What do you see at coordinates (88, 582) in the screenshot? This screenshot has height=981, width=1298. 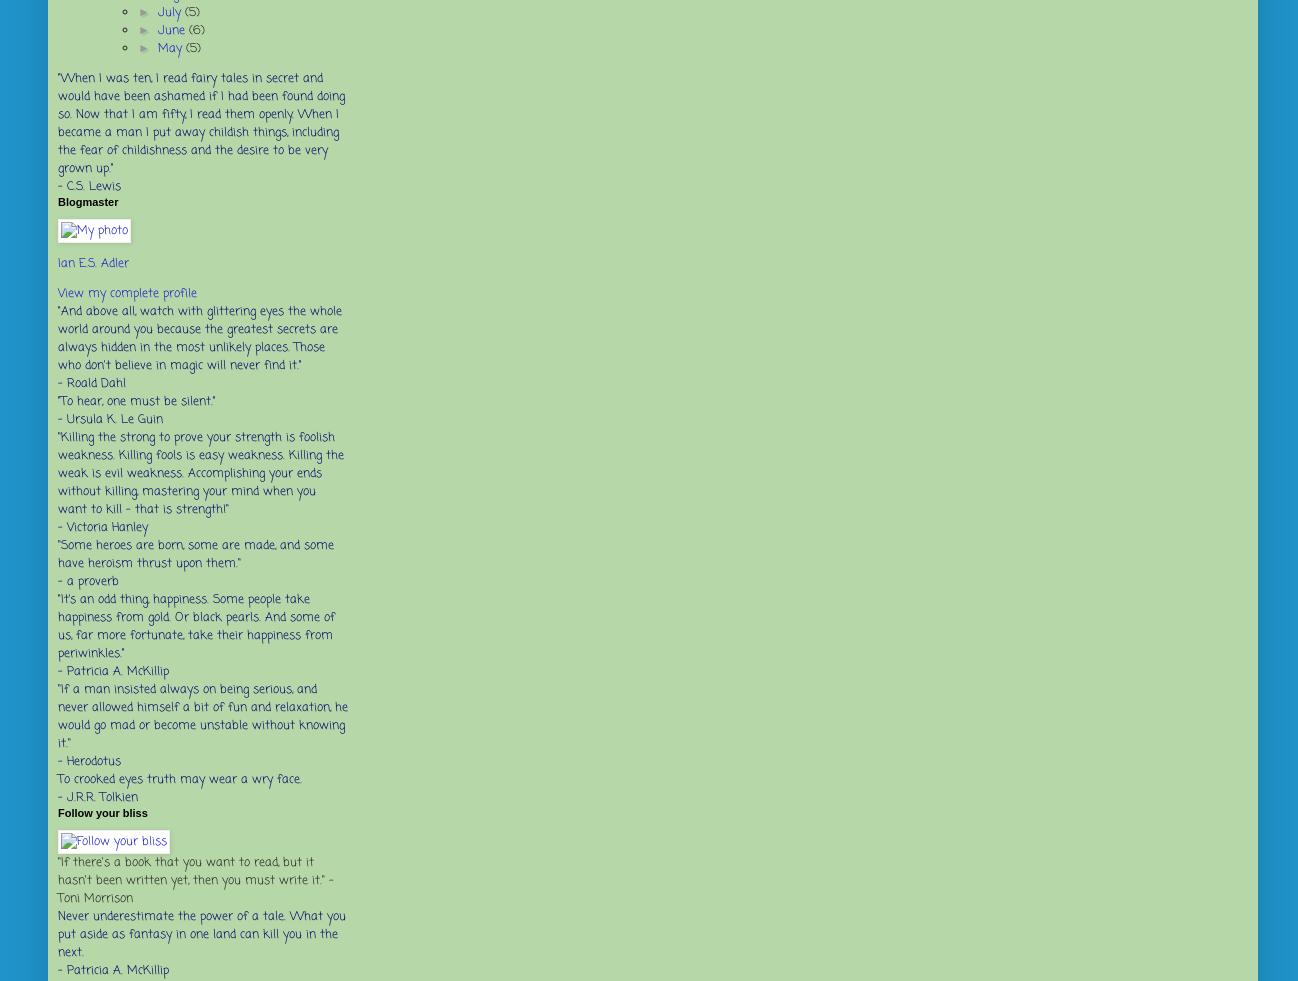 I see `'- a proverb'` at bounding box center [88, 582].